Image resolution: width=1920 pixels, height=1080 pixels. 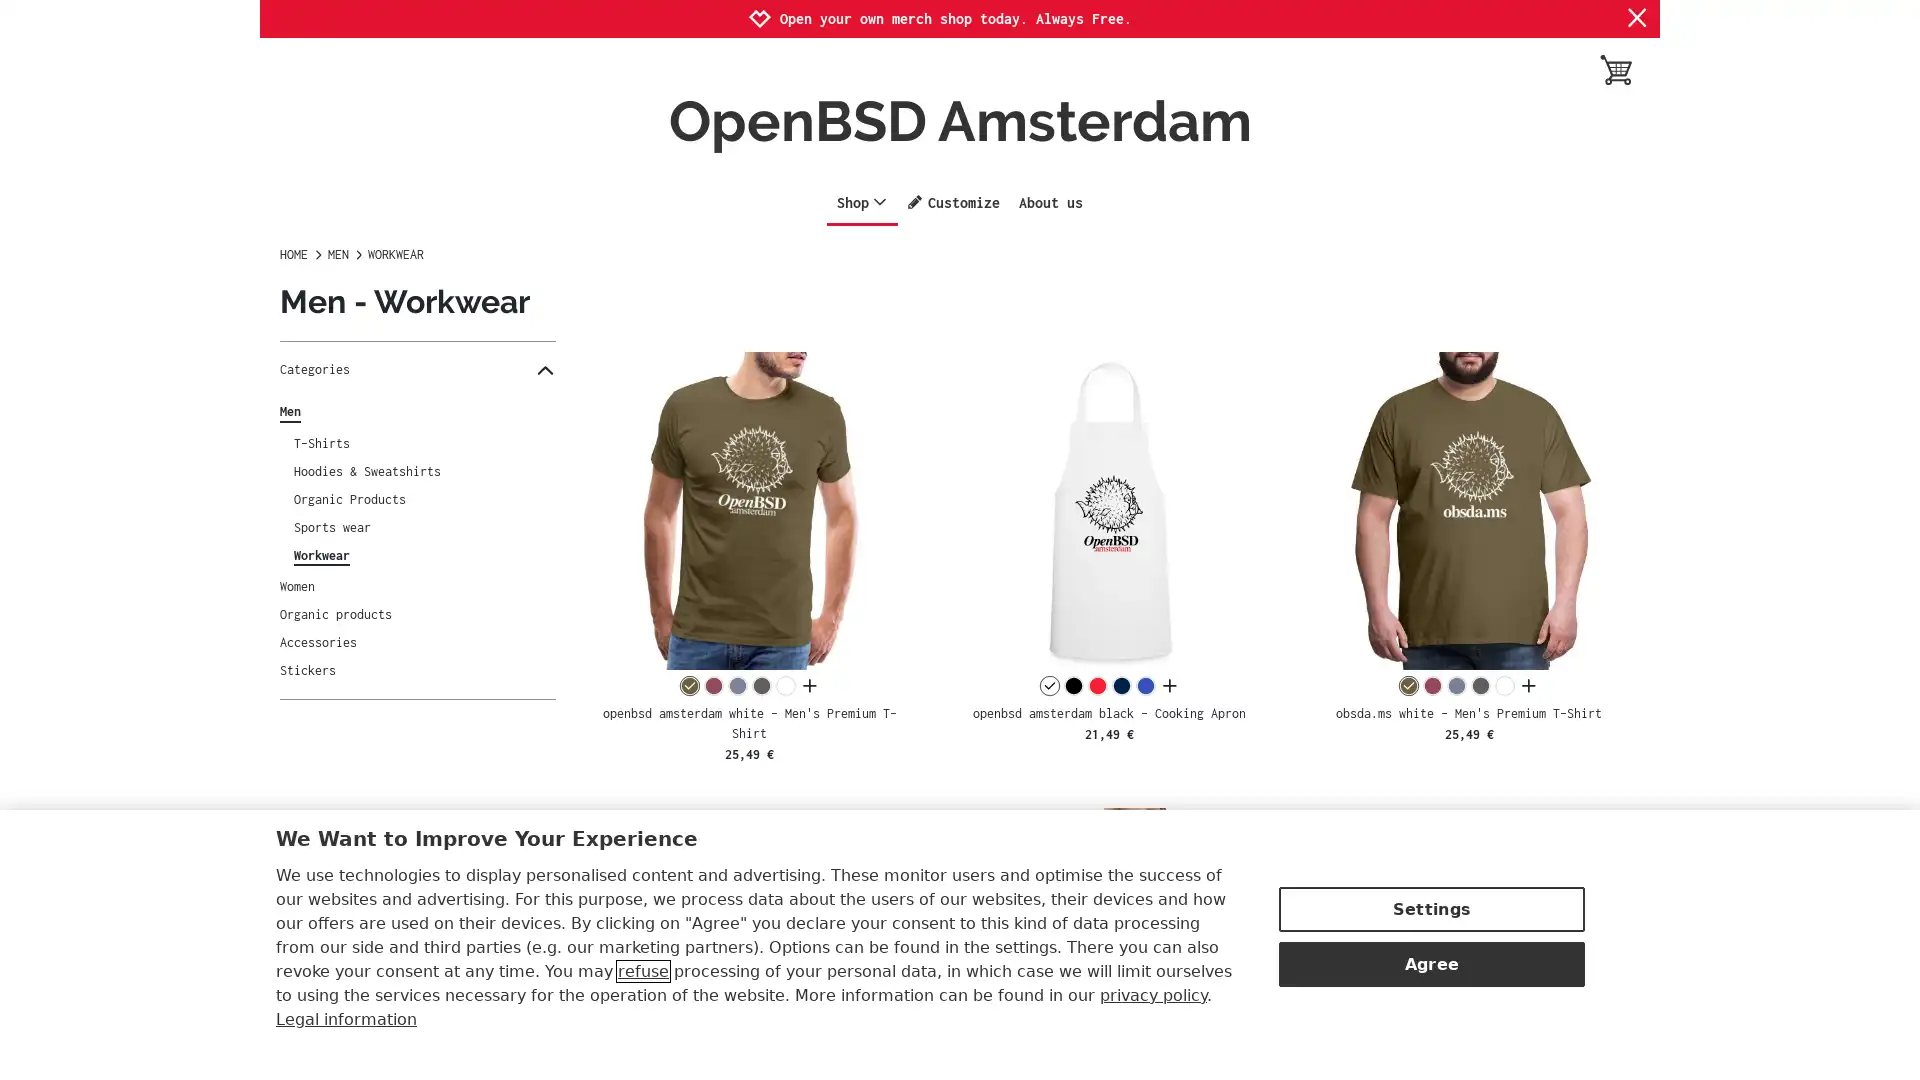 I want to click on heather burgundy, so click(x=713, y=685).